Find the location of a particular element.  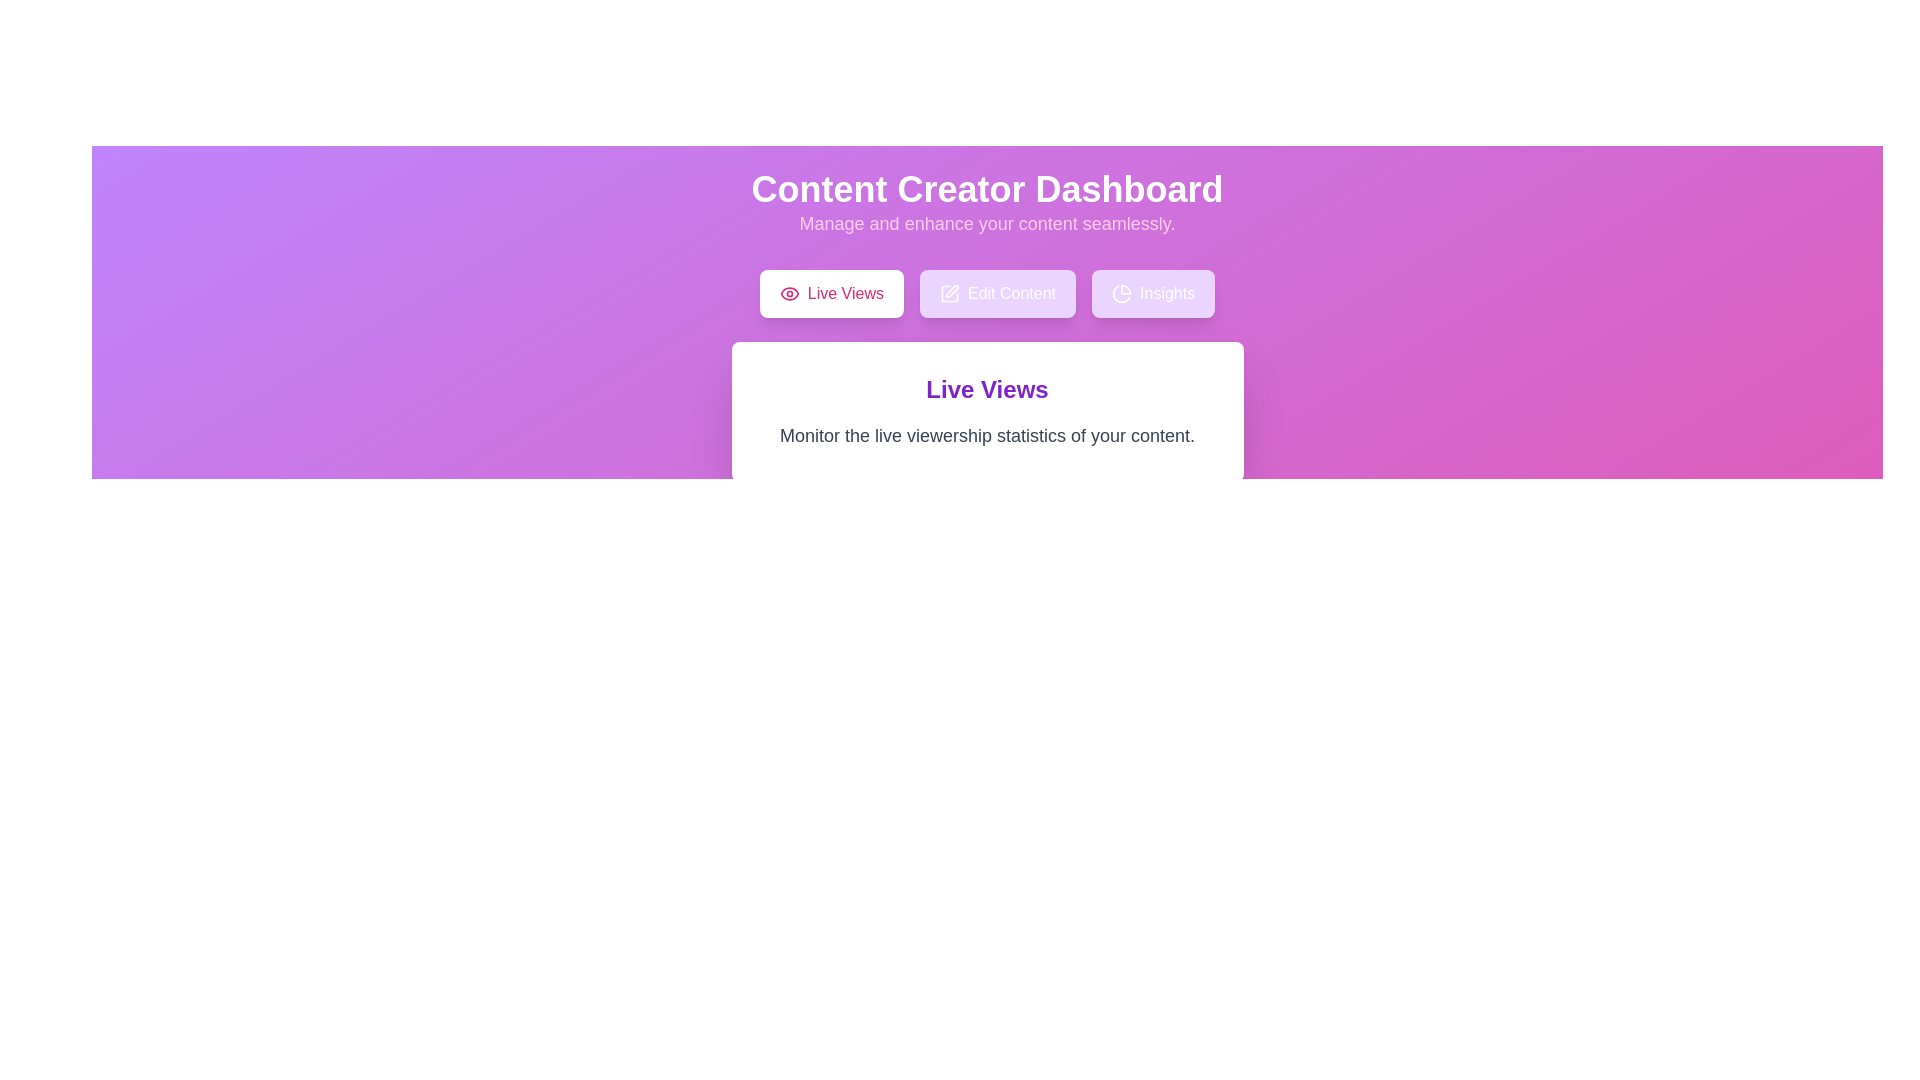

the tab labeled Insights is located at coordinates (1153, 293).